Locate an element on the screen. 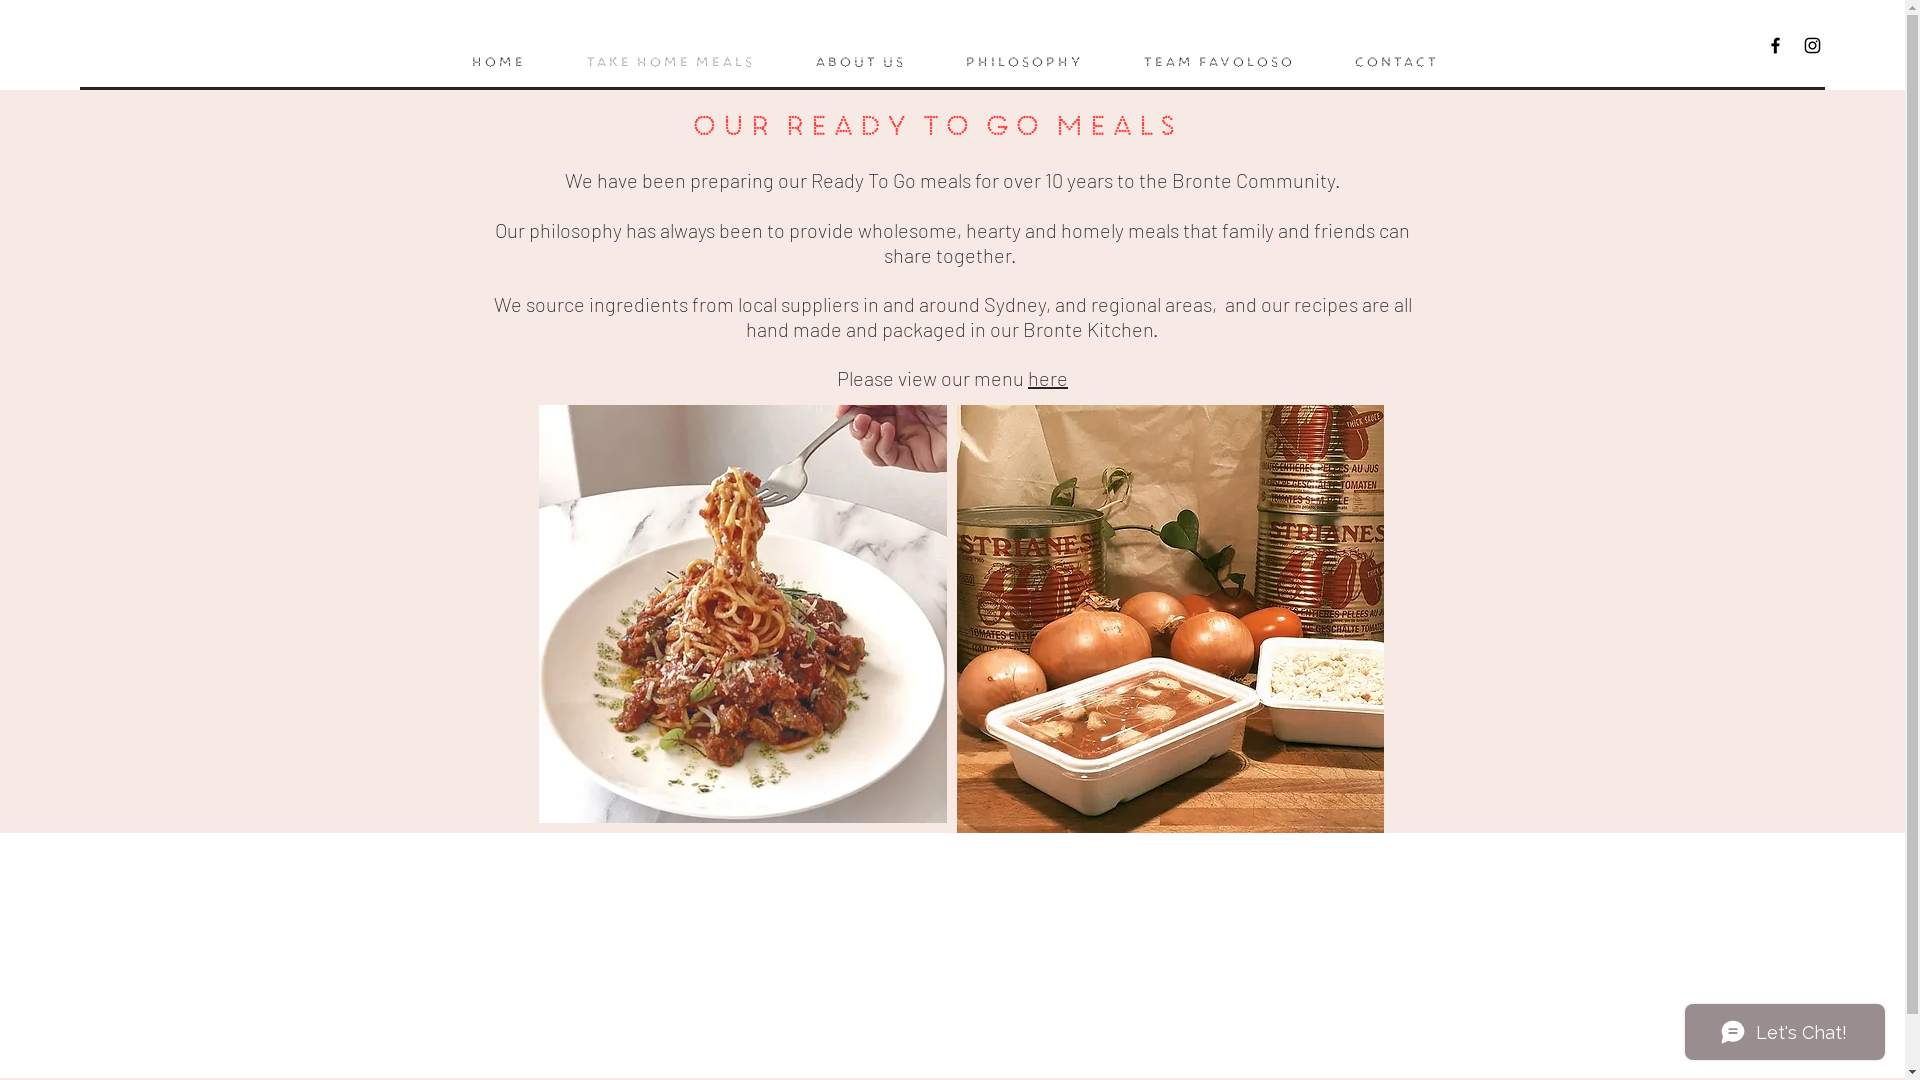  'TAKE HOME MEALS' is located at coordinates (668, 61).